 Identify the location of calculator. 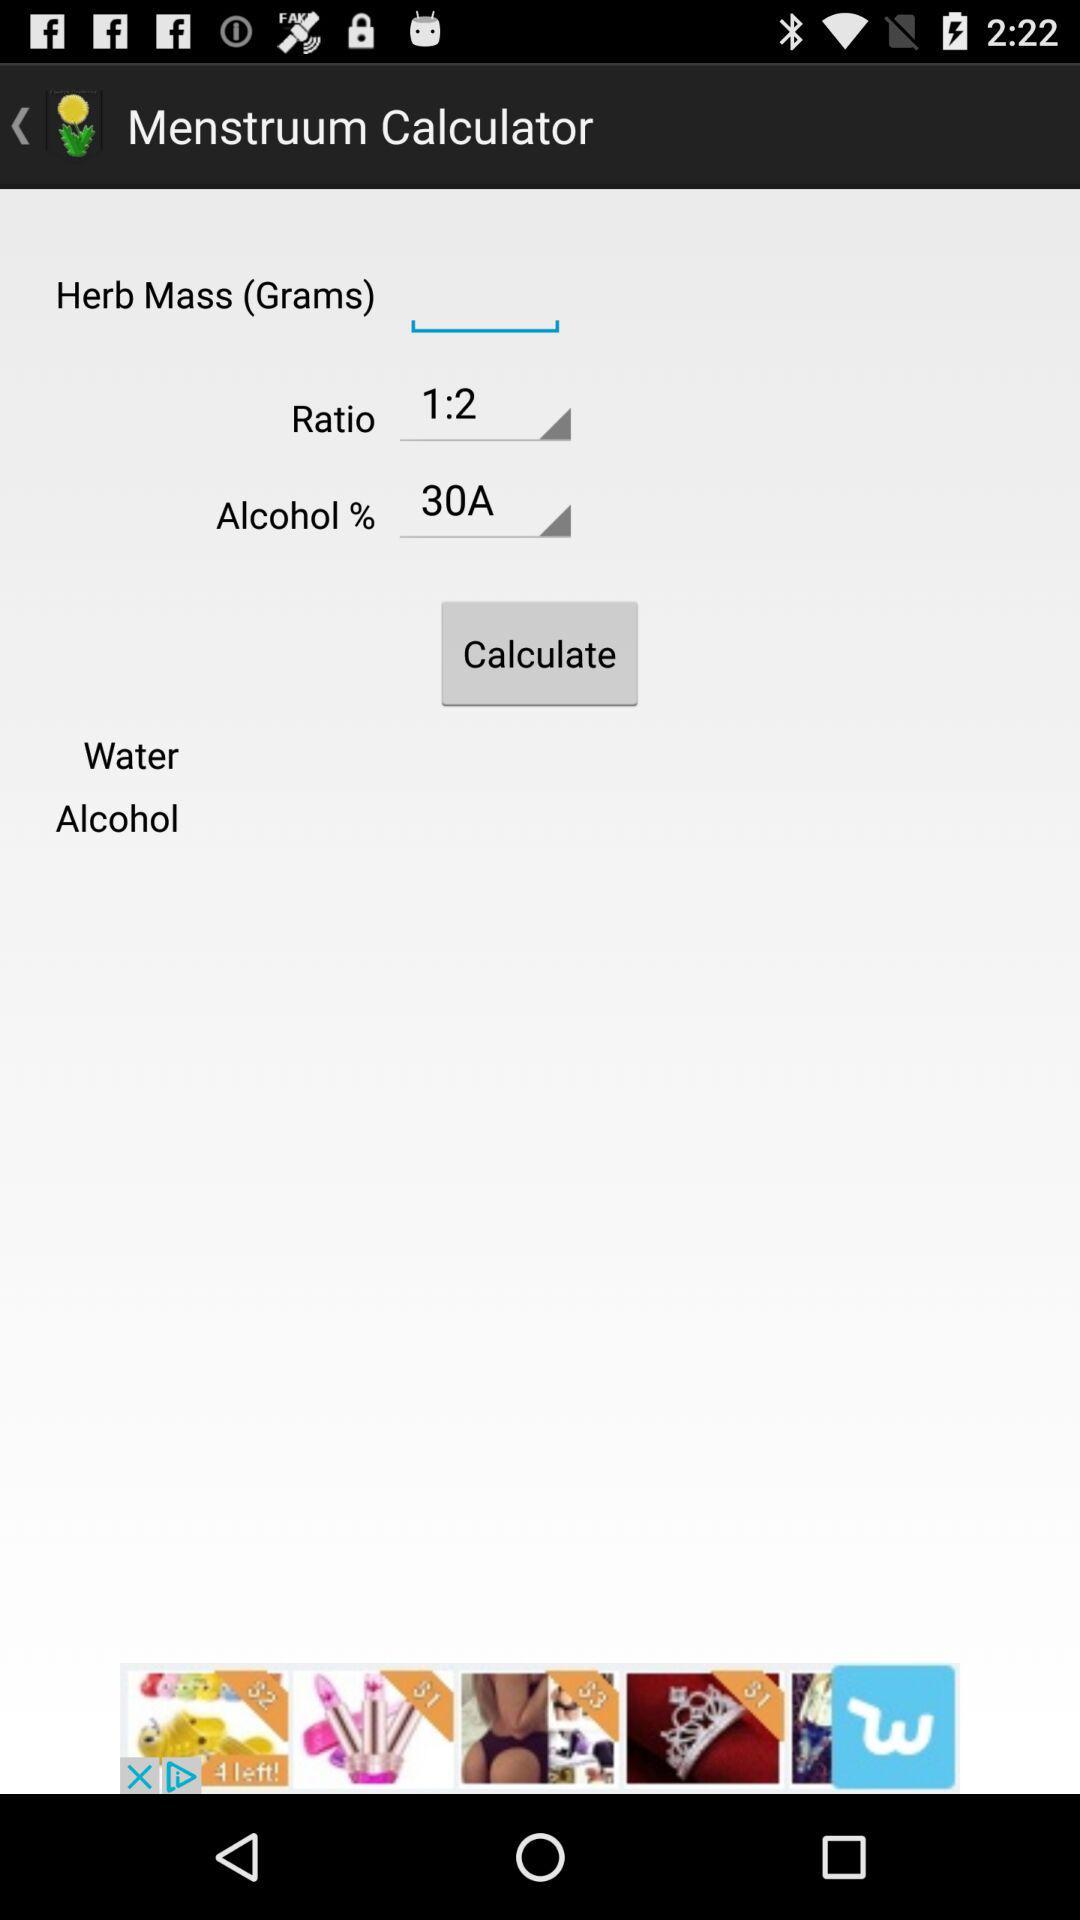
(485, 291).